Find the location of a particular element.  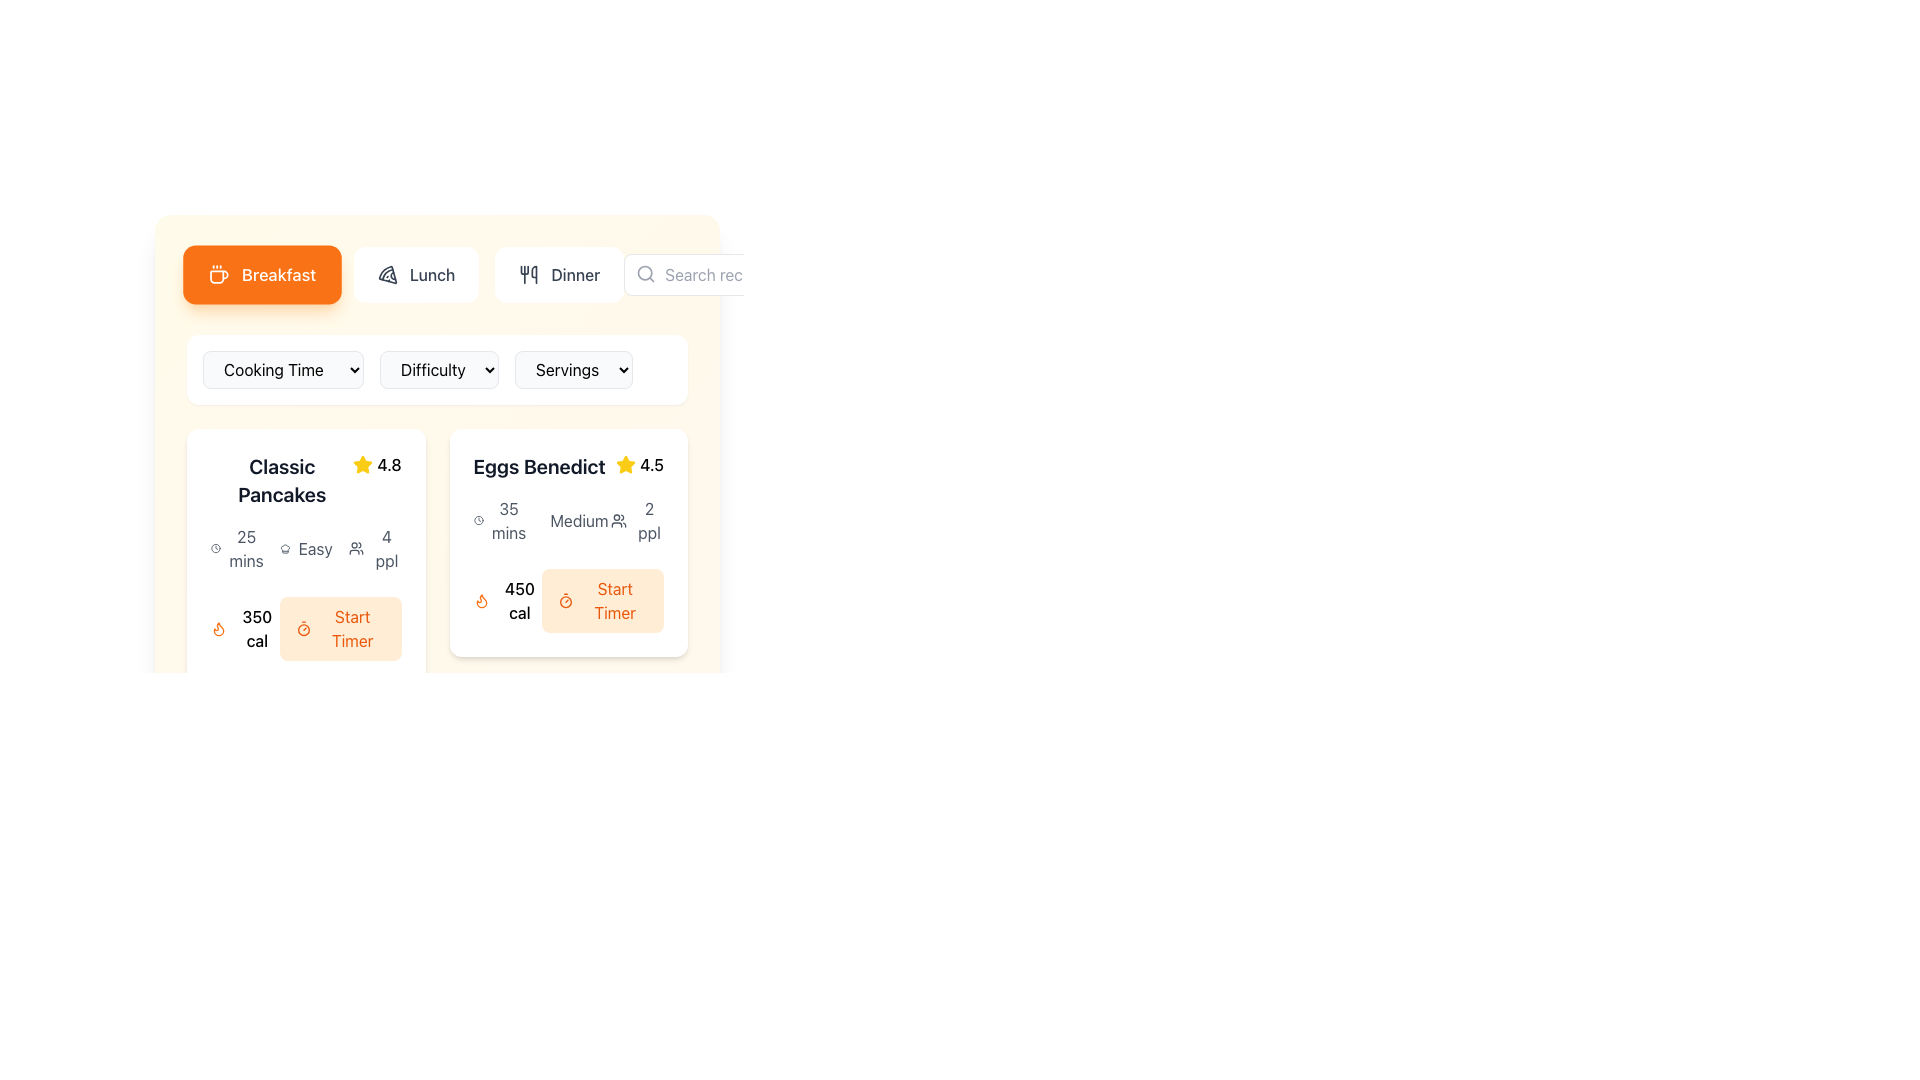

the icon representing the number of people served by the recipe 'Eggs Benedict', located to the left of the text '2 ppl' in the details section is located at coordinates (618, 519).